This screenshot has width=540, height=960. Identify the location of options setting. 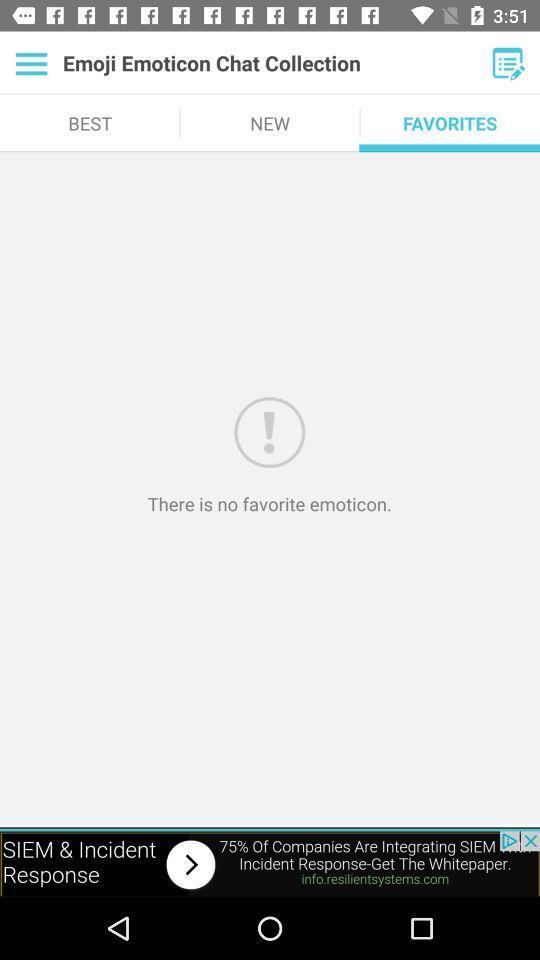
(30, 63).